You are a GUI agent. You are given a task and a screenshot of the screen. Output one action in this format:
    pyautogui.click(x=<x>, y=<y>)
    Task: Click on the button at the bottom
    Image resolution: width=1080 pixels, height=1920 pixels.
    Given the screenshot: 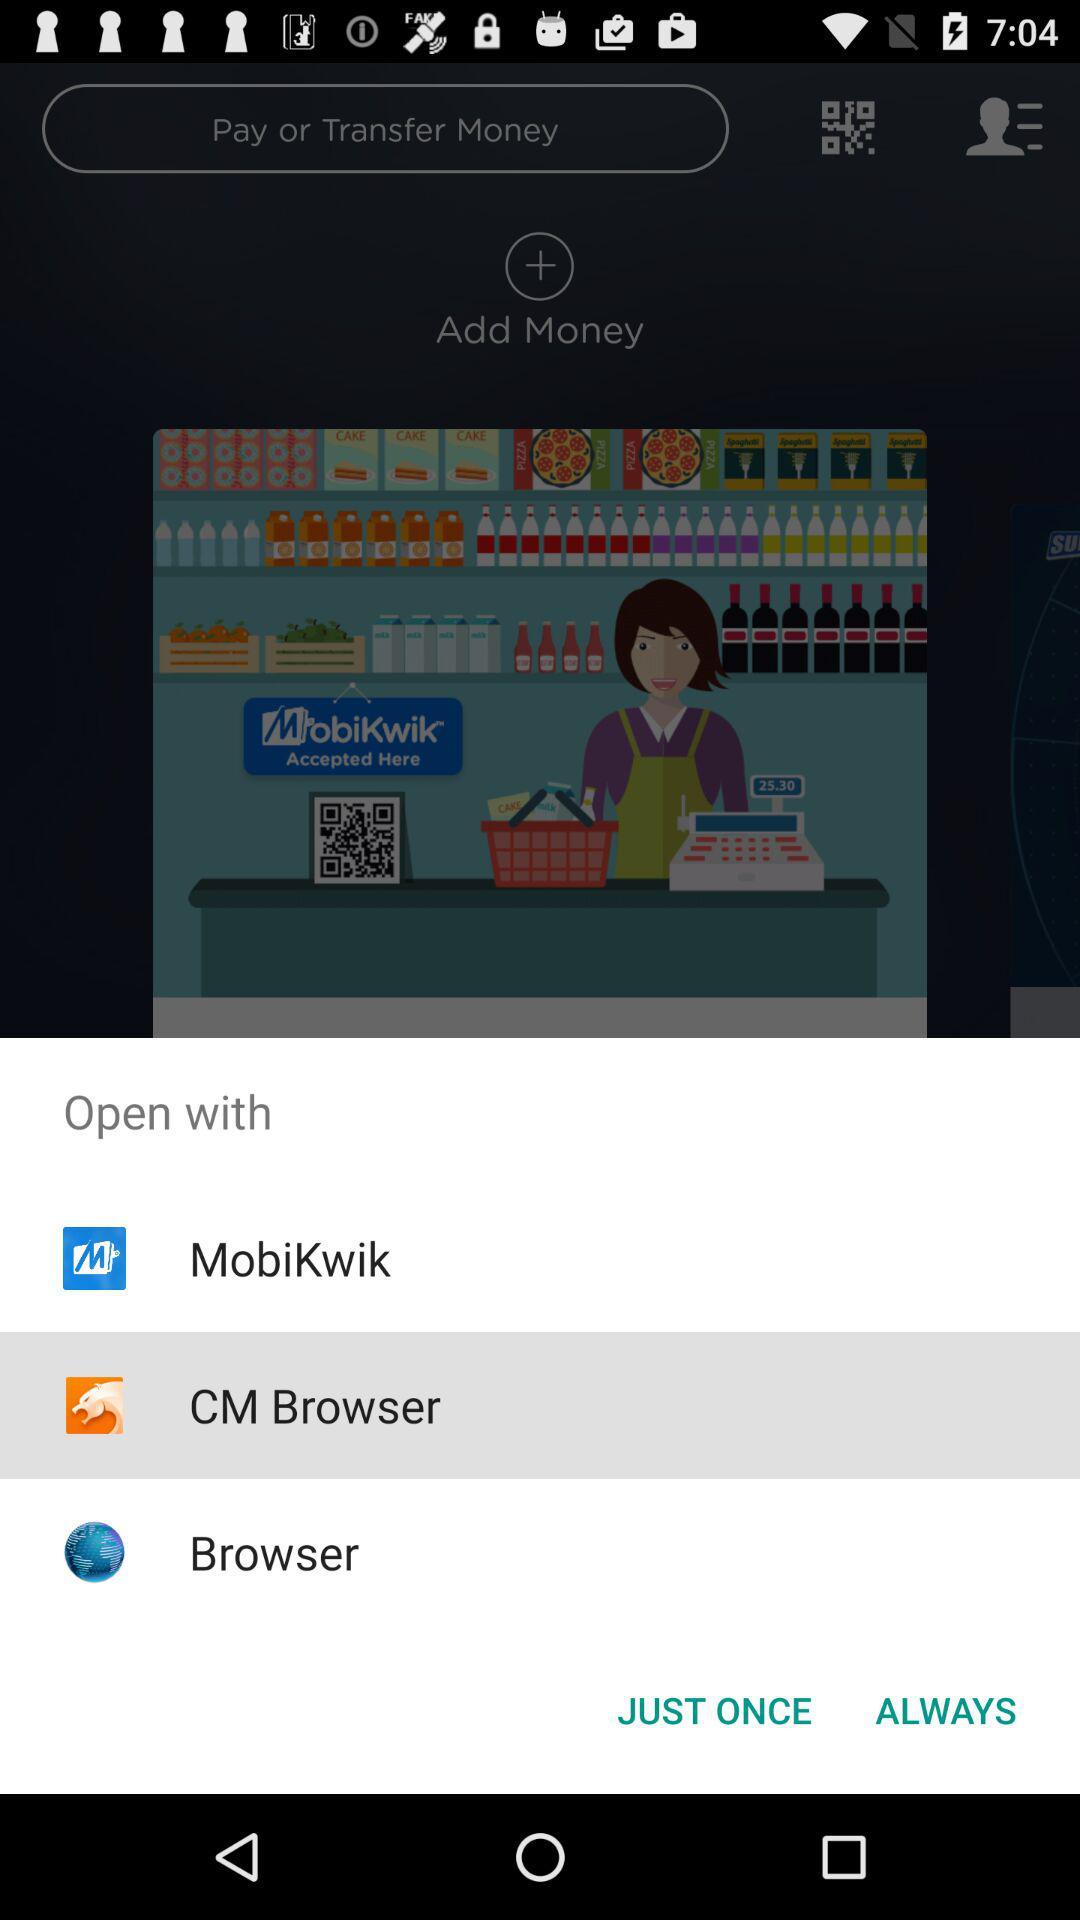 What is the action you would take?
    pyautogui.click(x=713, y=1708)
    